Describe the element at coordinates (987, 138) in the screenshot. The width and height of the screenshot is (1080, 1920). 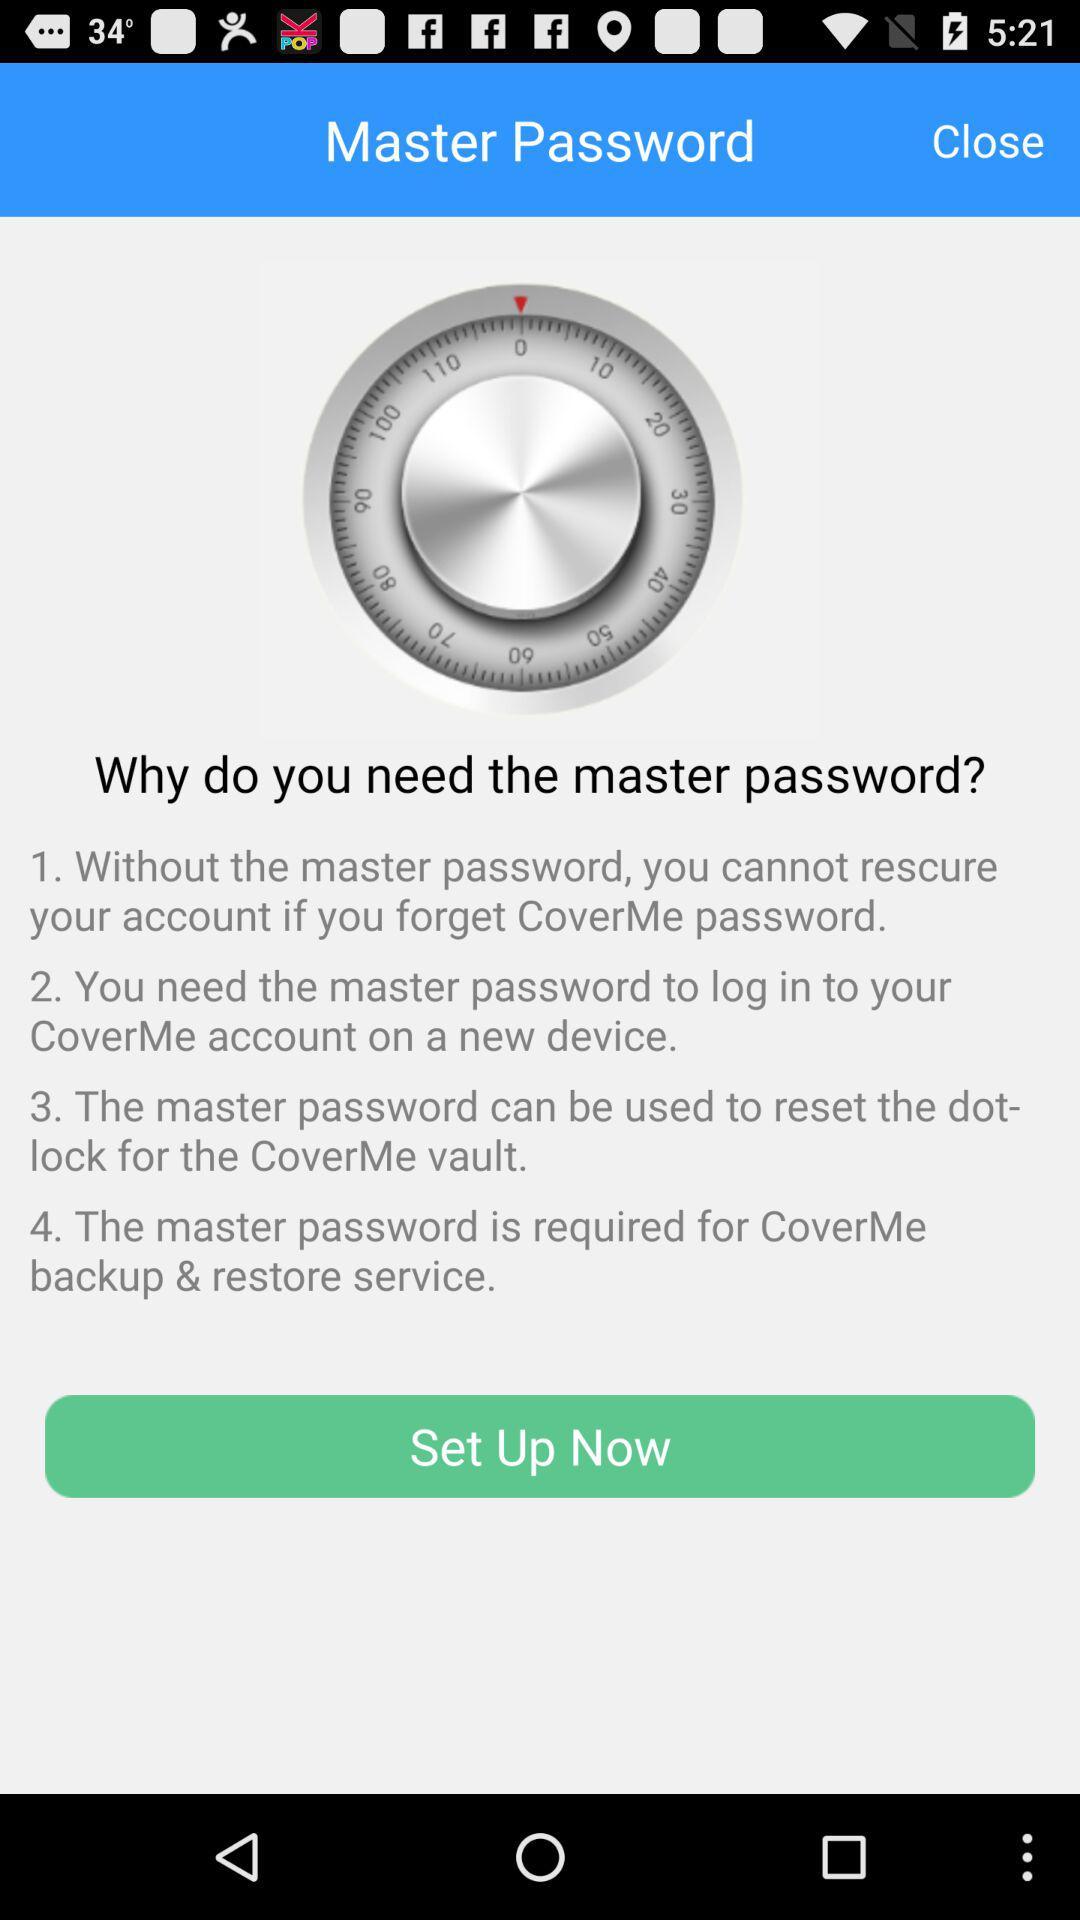
I see `app at the top right corner` at that location.